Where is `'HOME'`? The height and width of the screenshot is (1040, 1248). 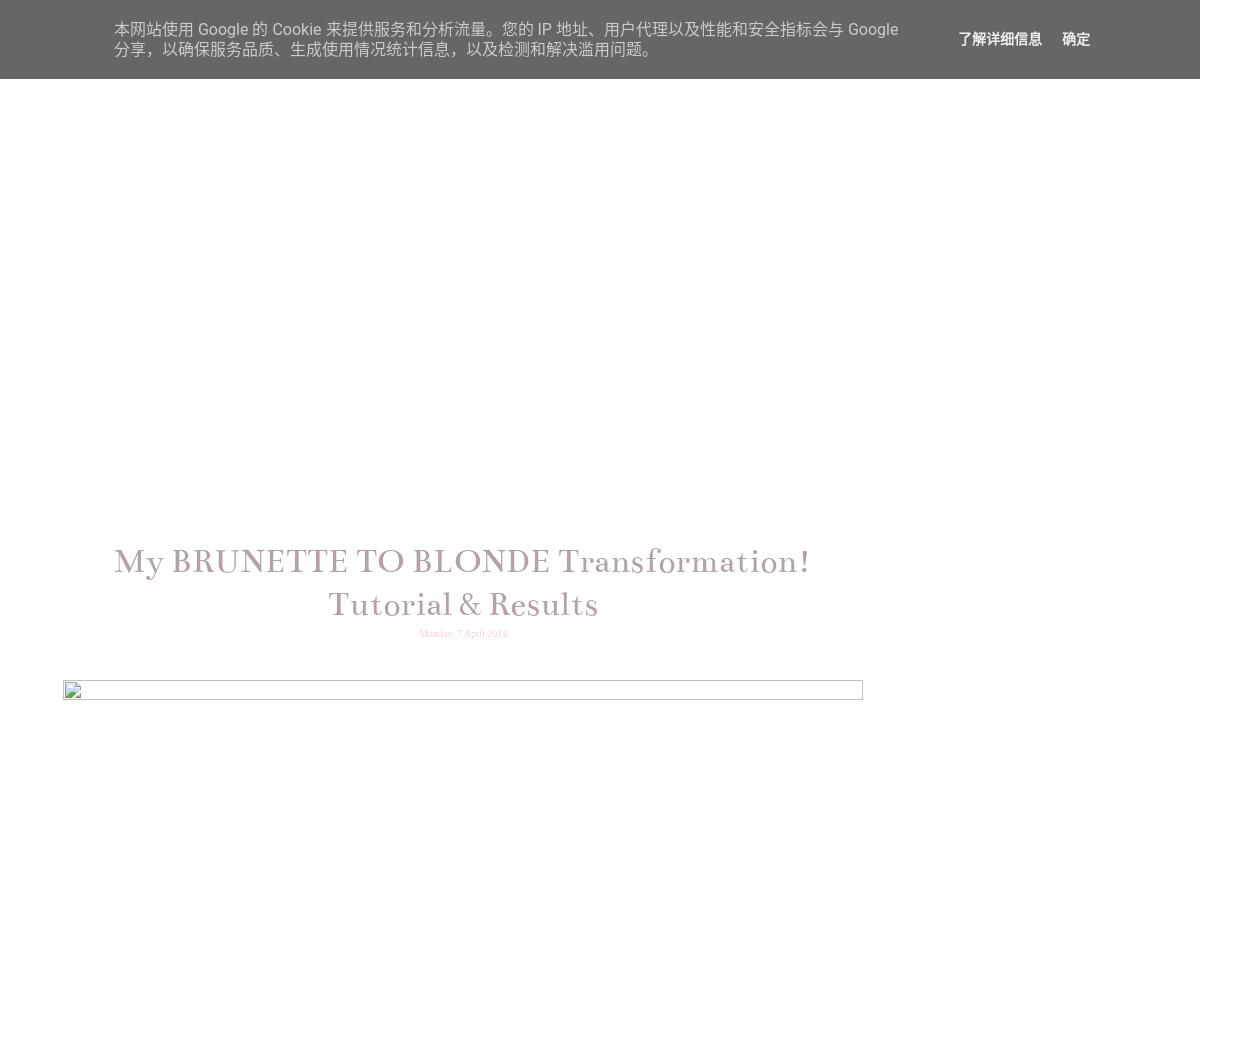 'HOME' is located at coordinates (421, 71).